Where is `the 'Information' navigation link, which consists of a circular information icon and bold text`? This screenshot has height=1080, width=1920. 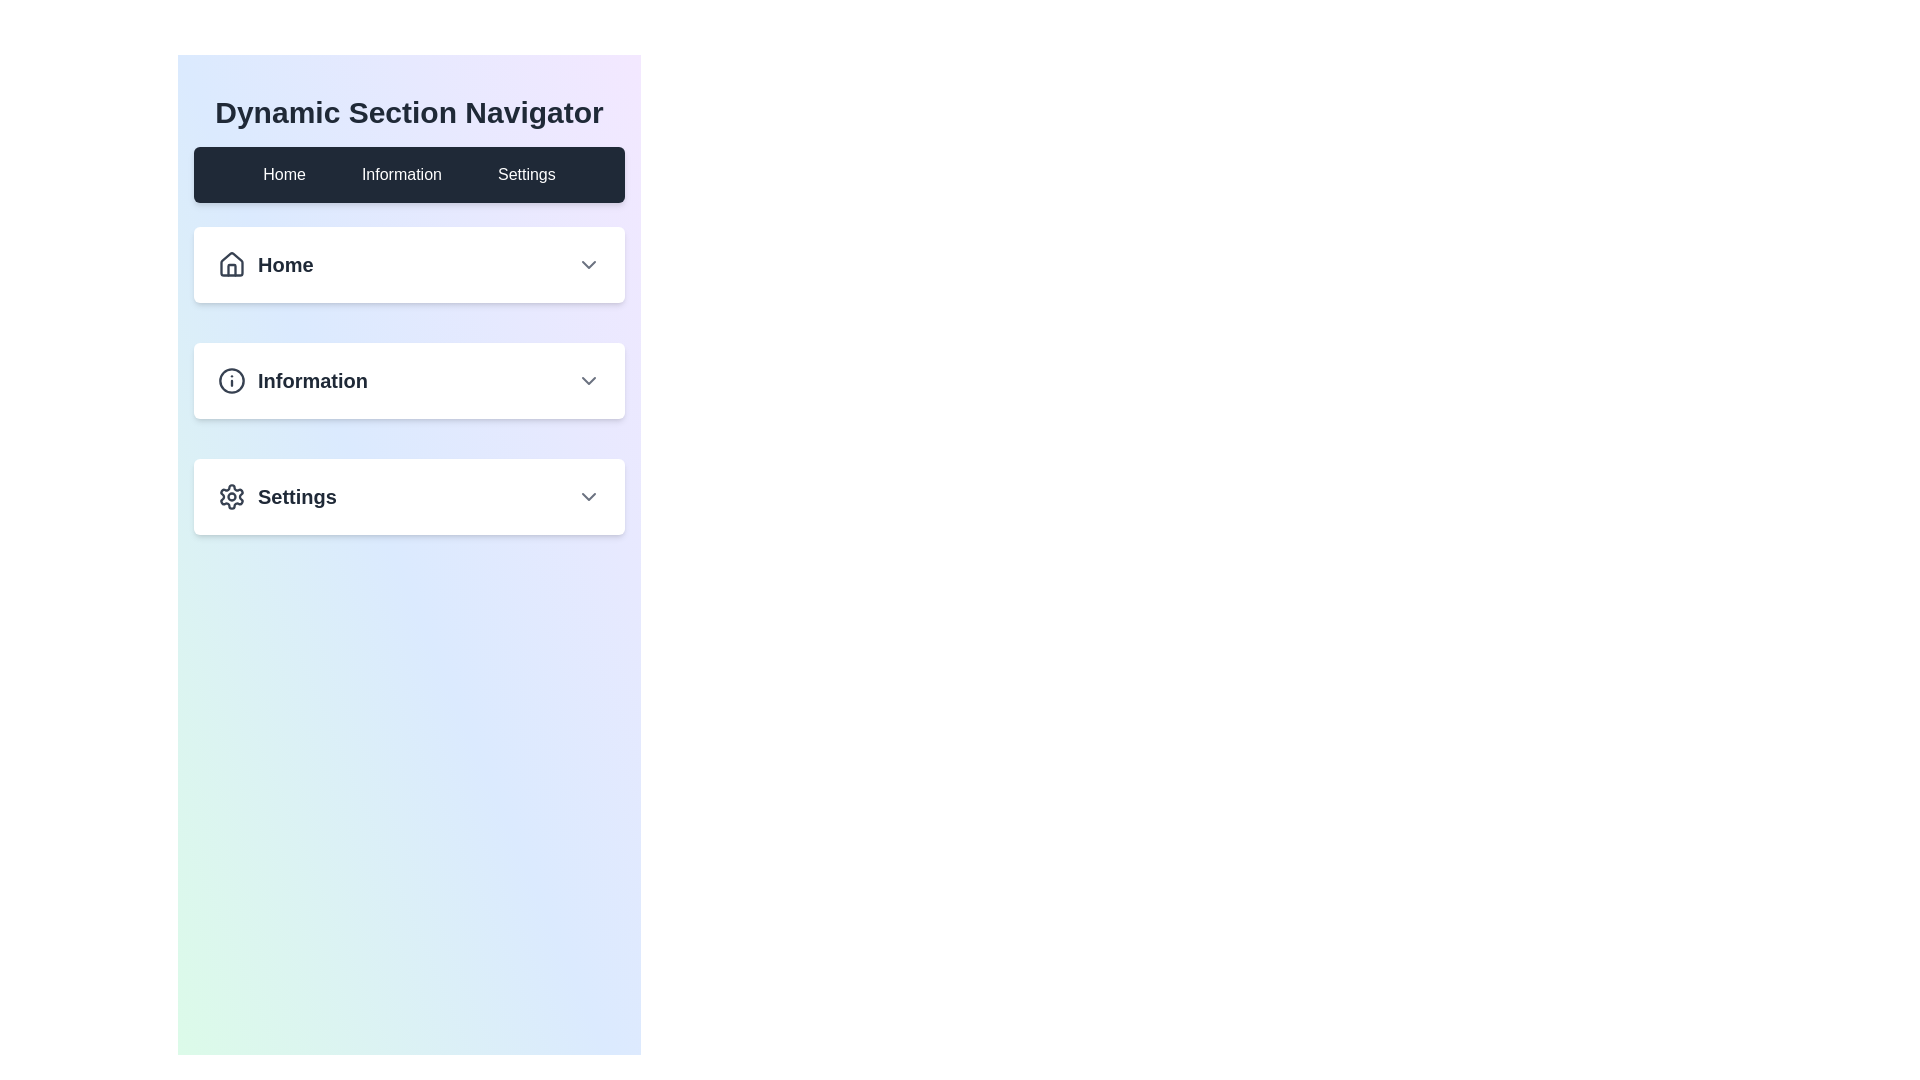
the 'Information' navigation link, which consists of a circular information icon and bold text is located at coordinates (291, 381).